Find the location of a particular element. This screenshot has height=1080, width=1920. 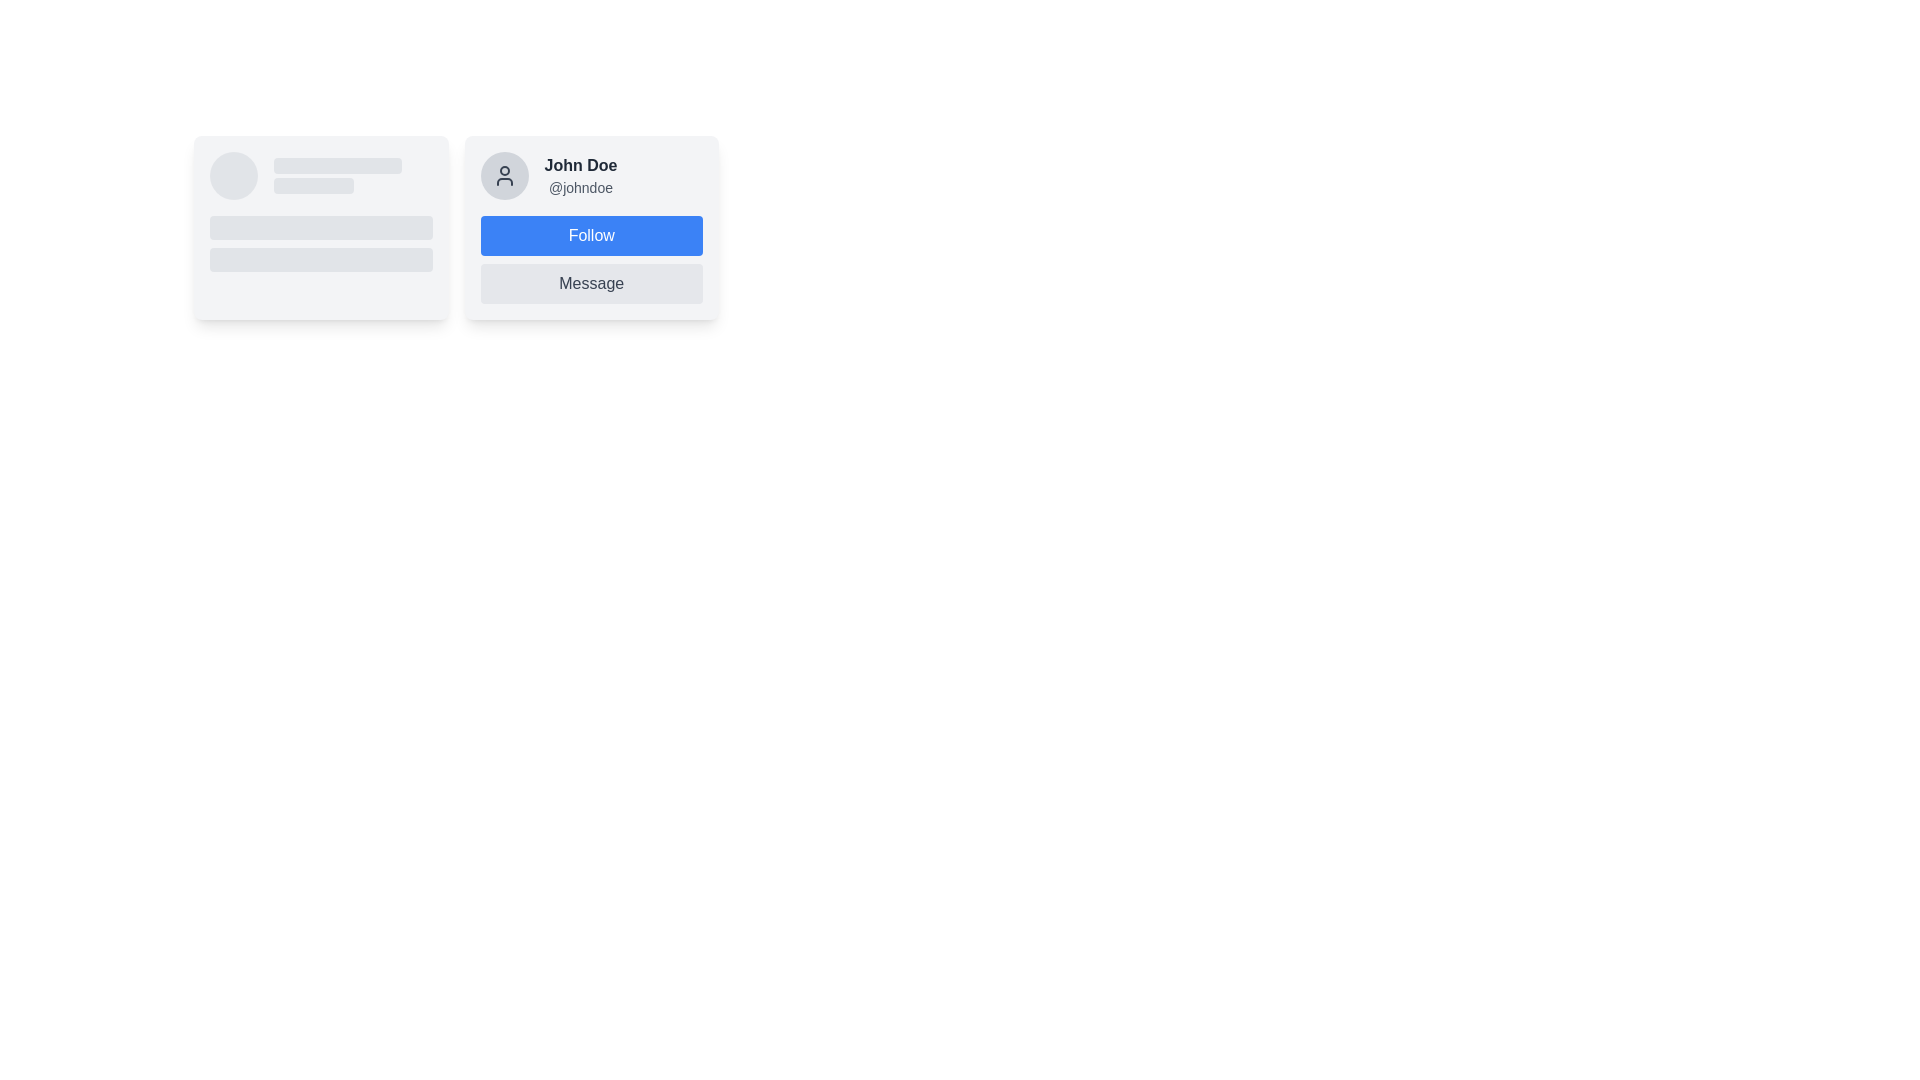

the follow button located below the user profile section of 'John Doe' is located at coordinates (590, 226).